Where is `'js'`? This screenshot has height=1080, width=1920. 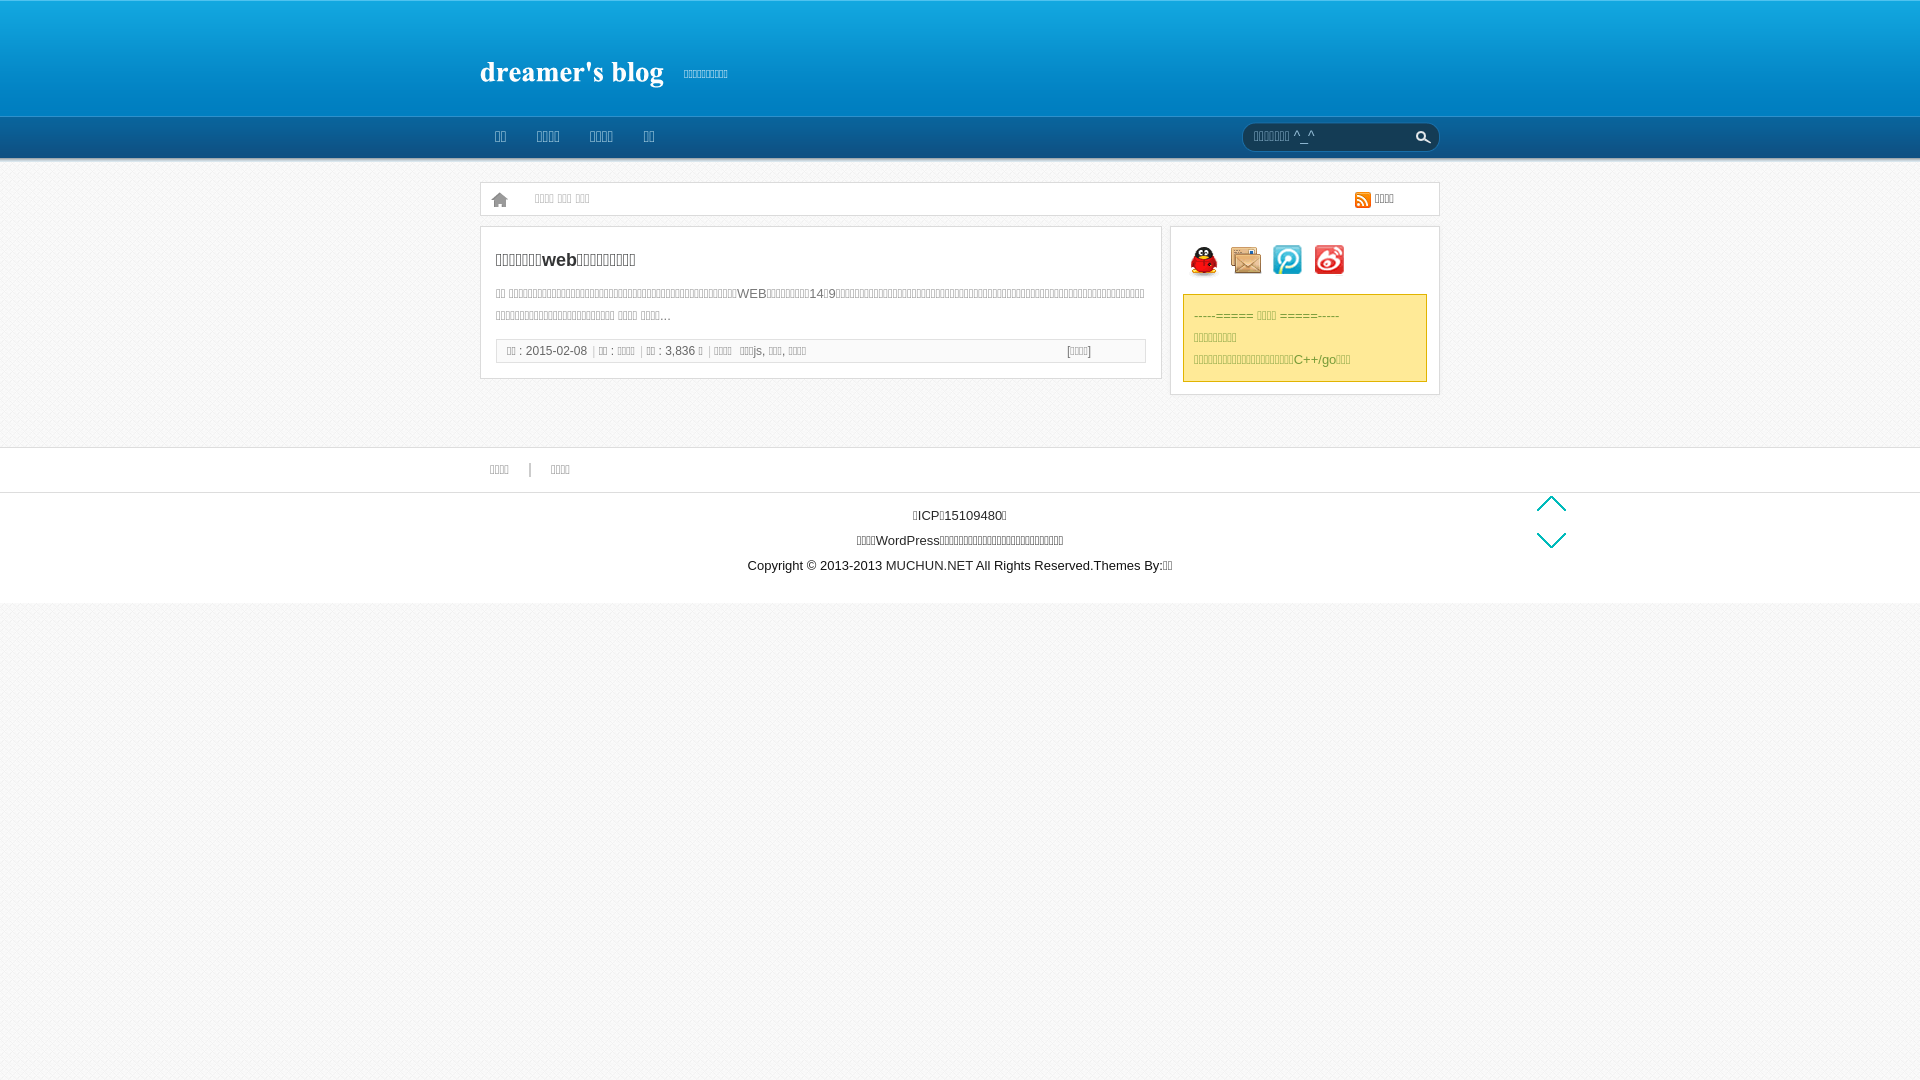
'js' is located at coordinates (756, 350).